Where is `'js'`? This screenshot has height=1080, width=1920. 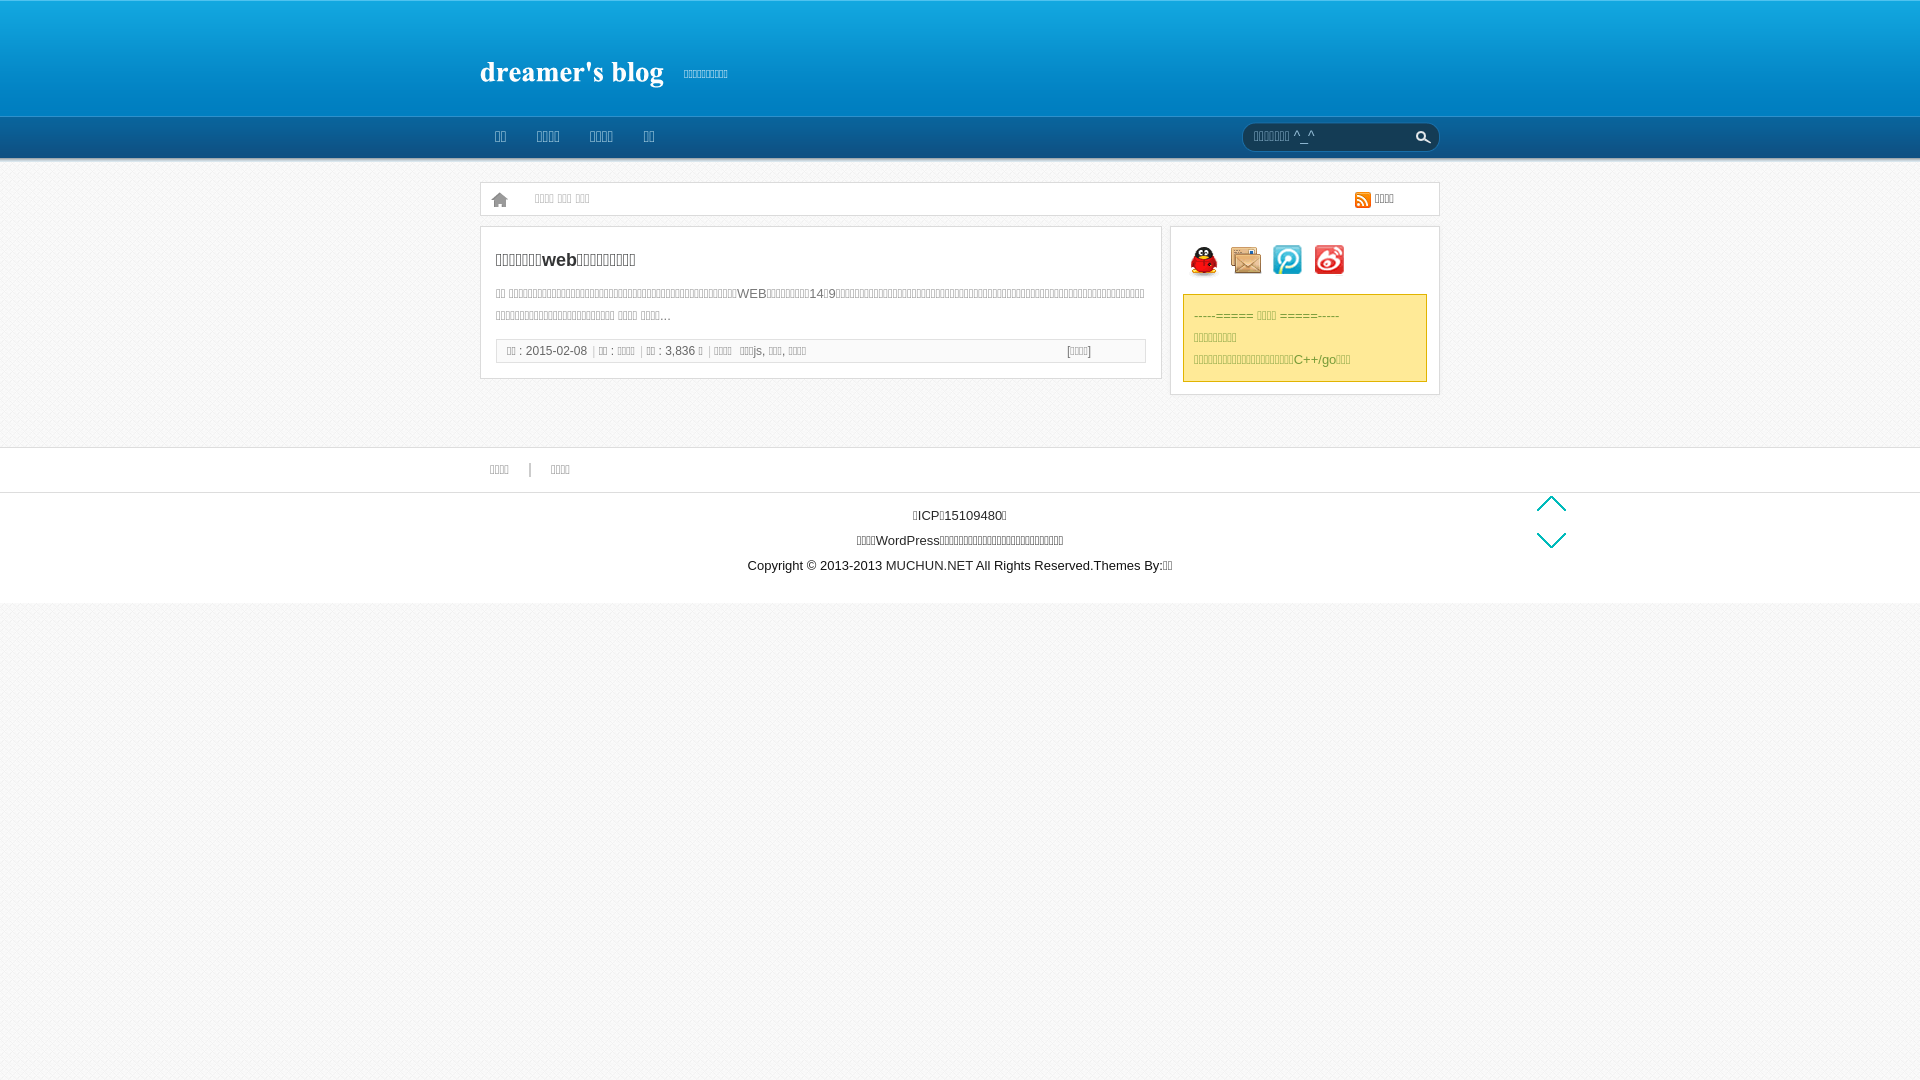
'js' is located at coordinates (756, 350).